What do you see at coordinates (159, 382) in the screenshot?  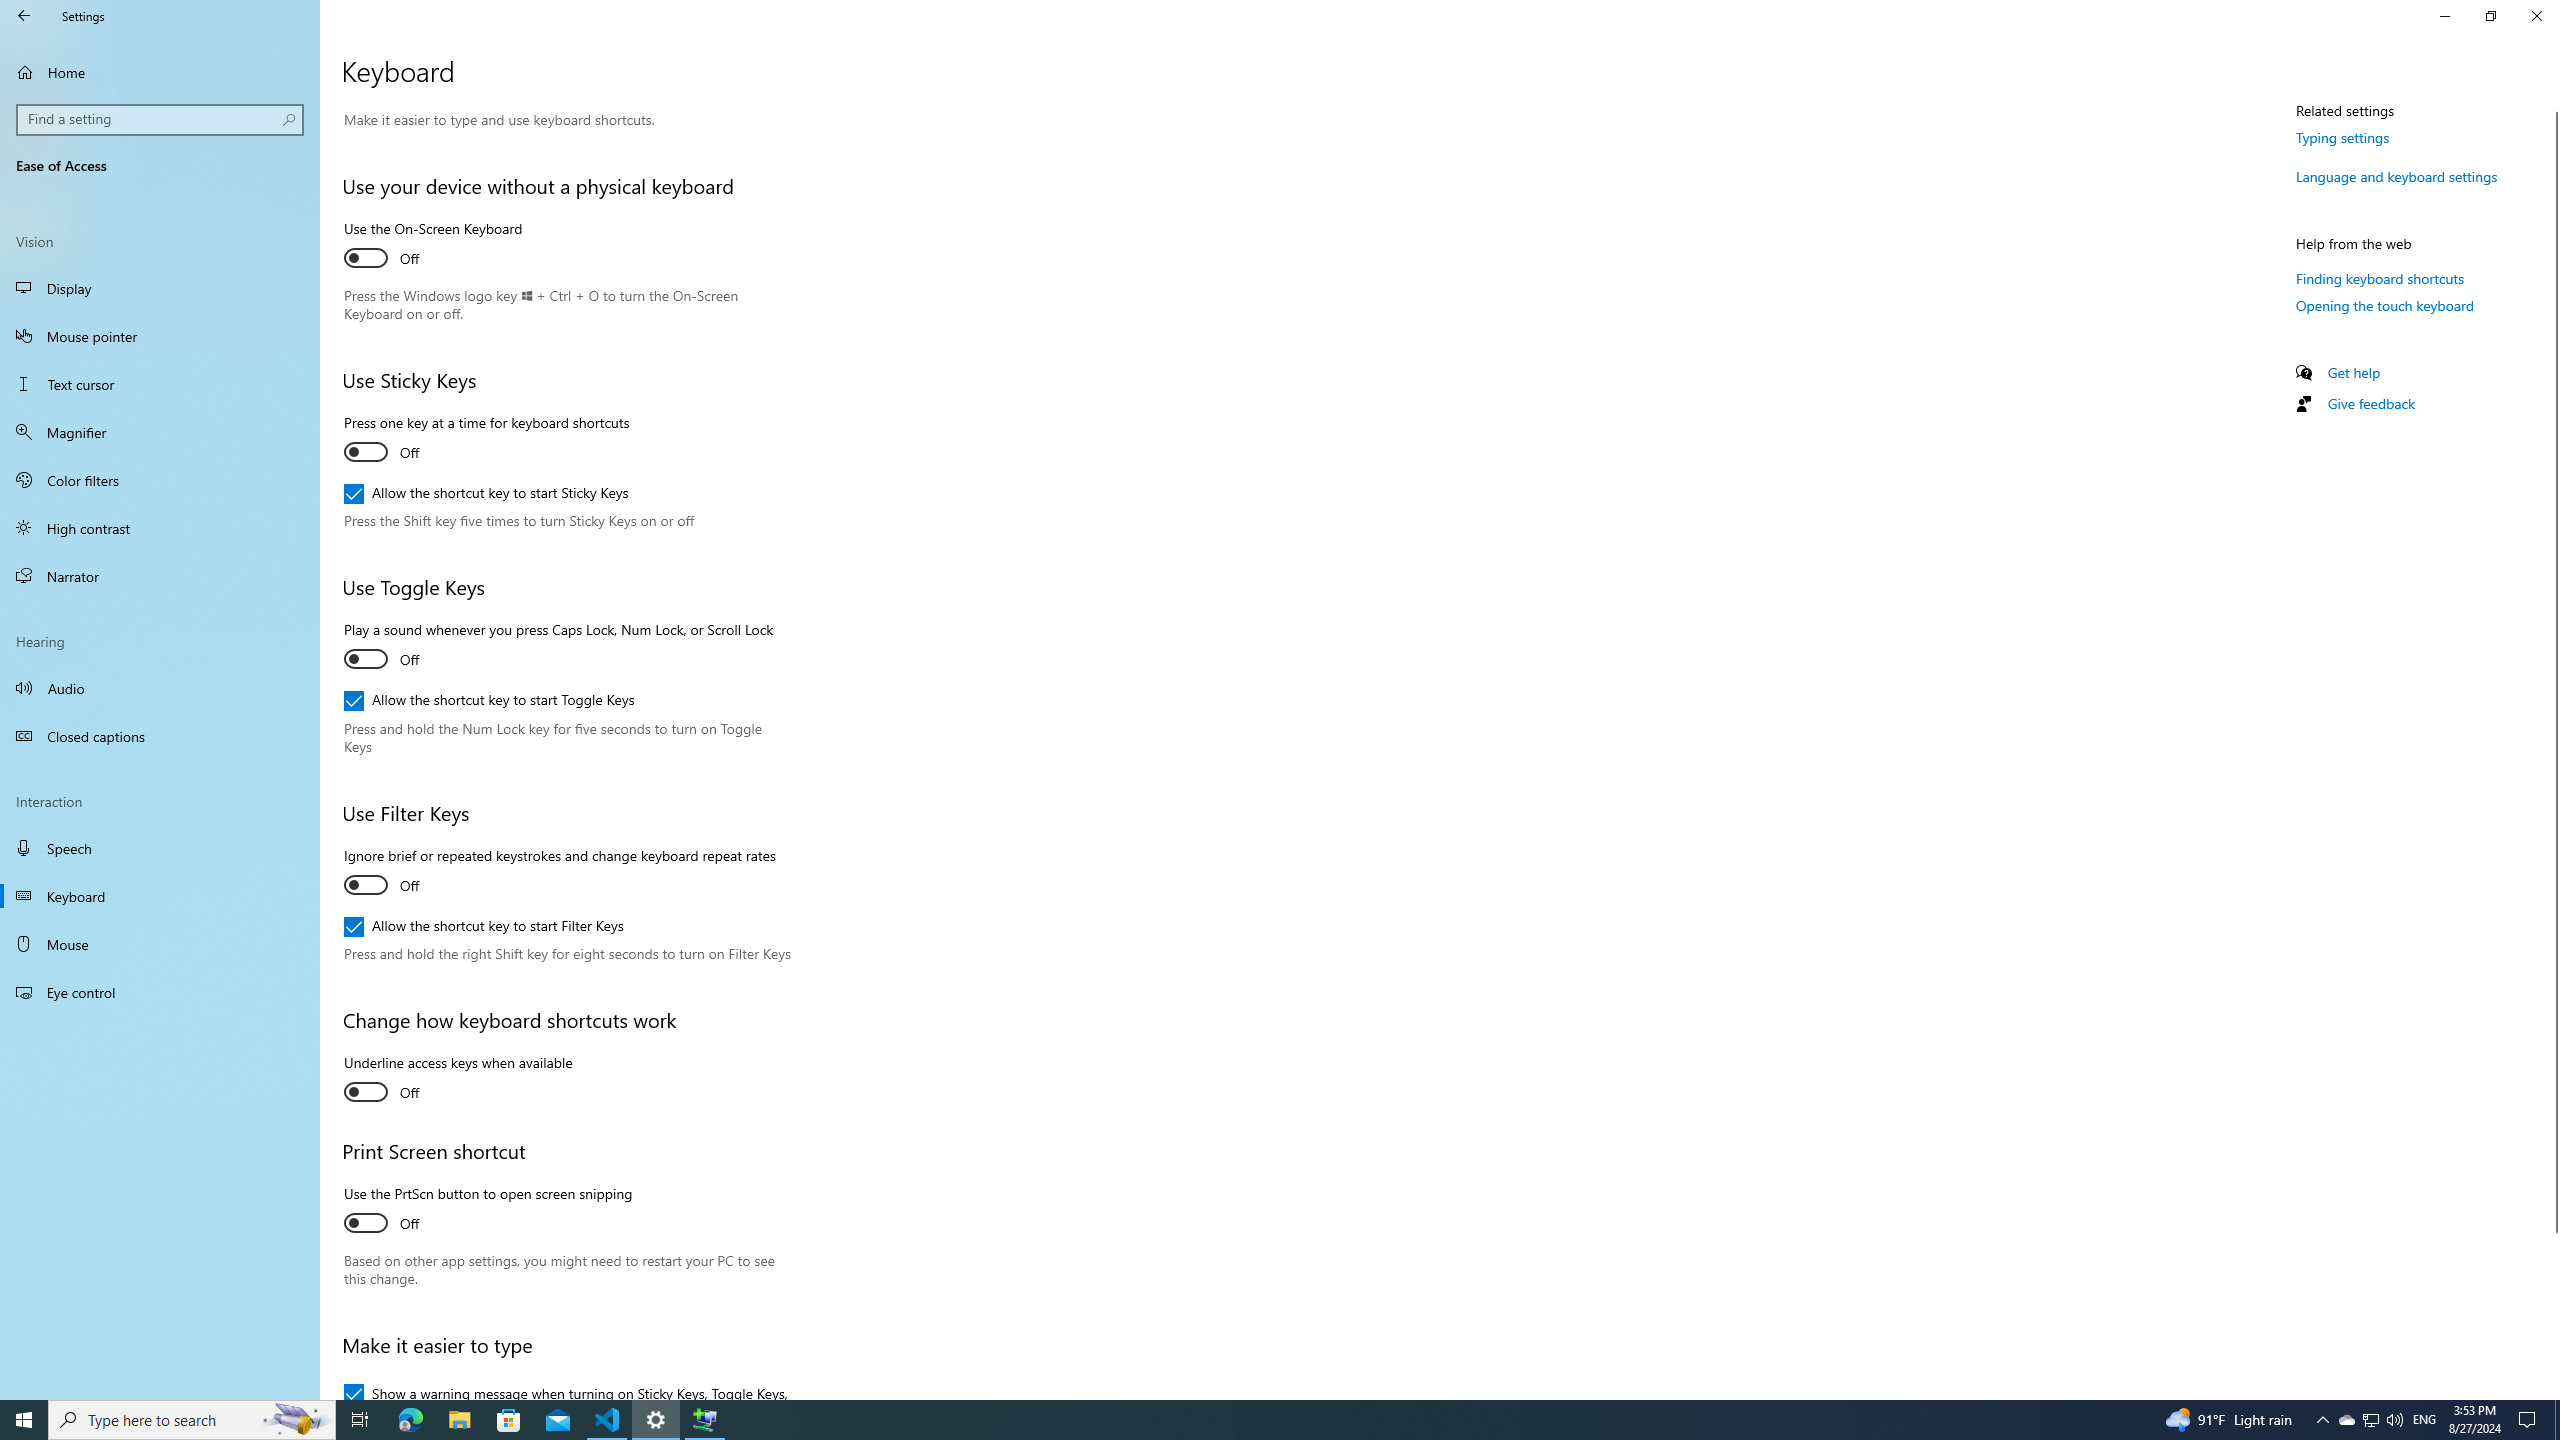 I see `'Text cursor'` at bounding box center [159, 382].